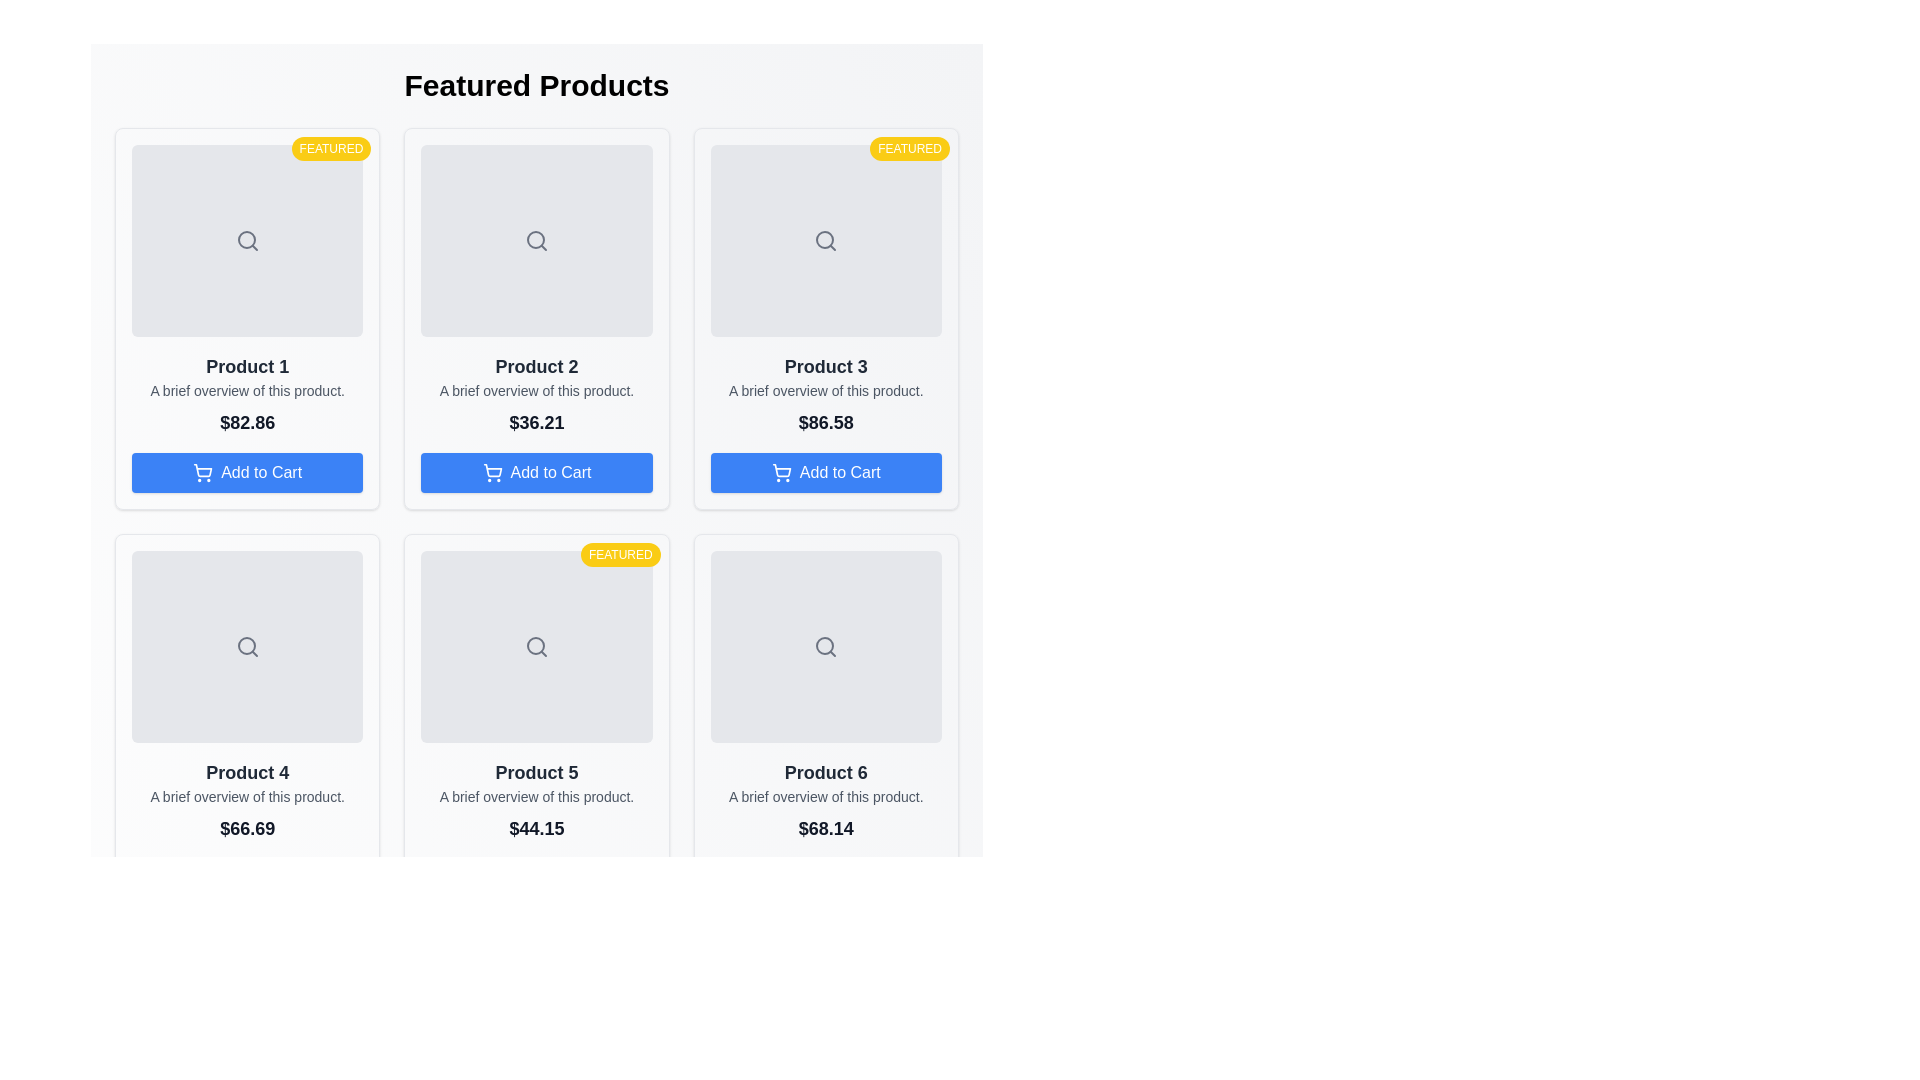 This screenshot has width=1920, height=1080. I want to click on the gray rectangular image placeholder with a centered magnifying glass icon in the card titled 'Product 3', located at the top-right area of the product grid, so click(826, 239).